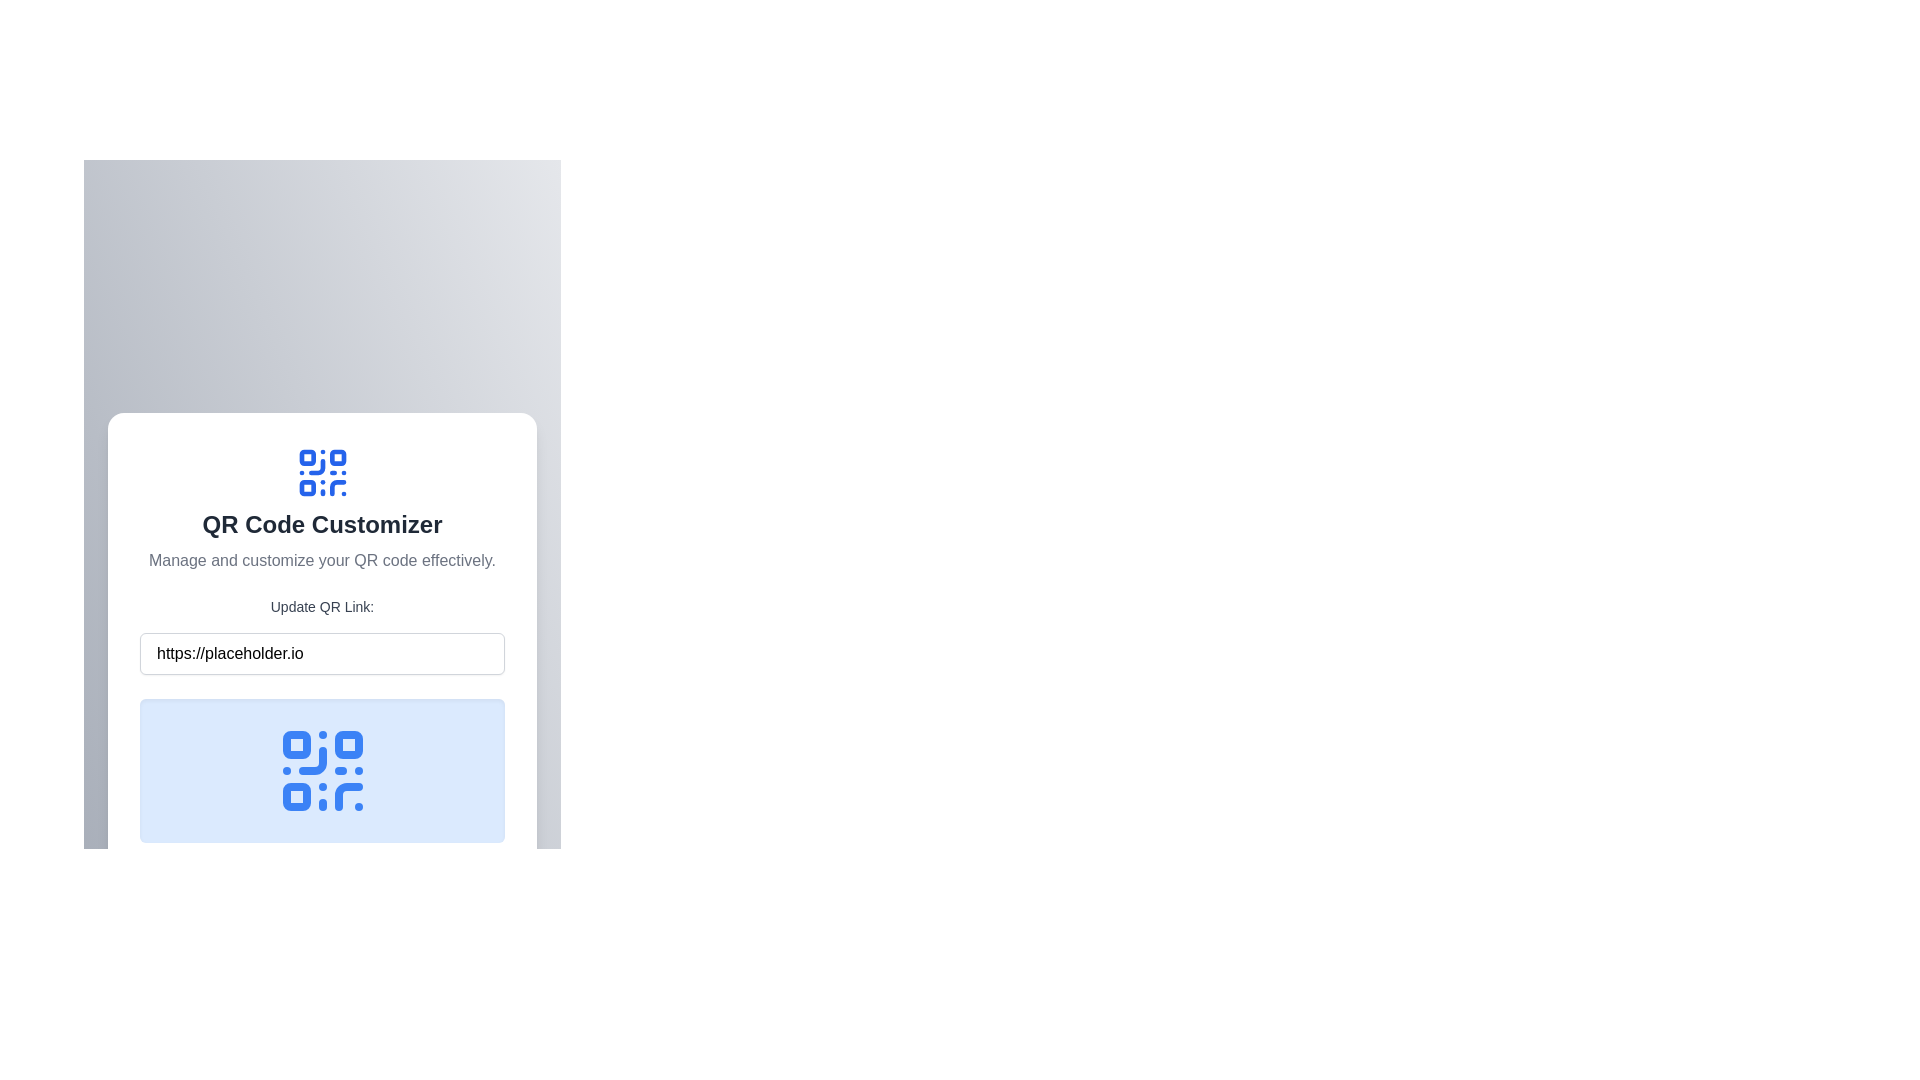  I want to click on the second square in the top row of the QR code graphic, which is a decorative component of the SVG illustration, so click(348, 744).